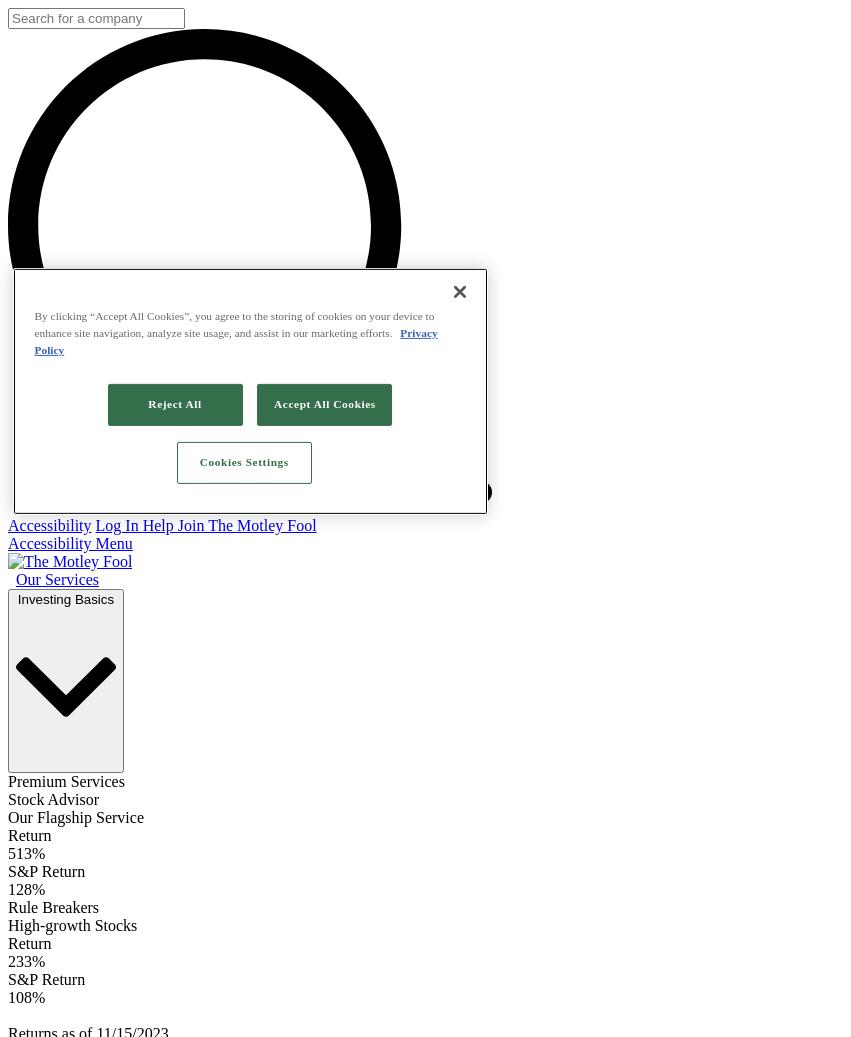  Describe the element at coordinates (25, 997) in the screenshot. I see `'108%'` at that location.